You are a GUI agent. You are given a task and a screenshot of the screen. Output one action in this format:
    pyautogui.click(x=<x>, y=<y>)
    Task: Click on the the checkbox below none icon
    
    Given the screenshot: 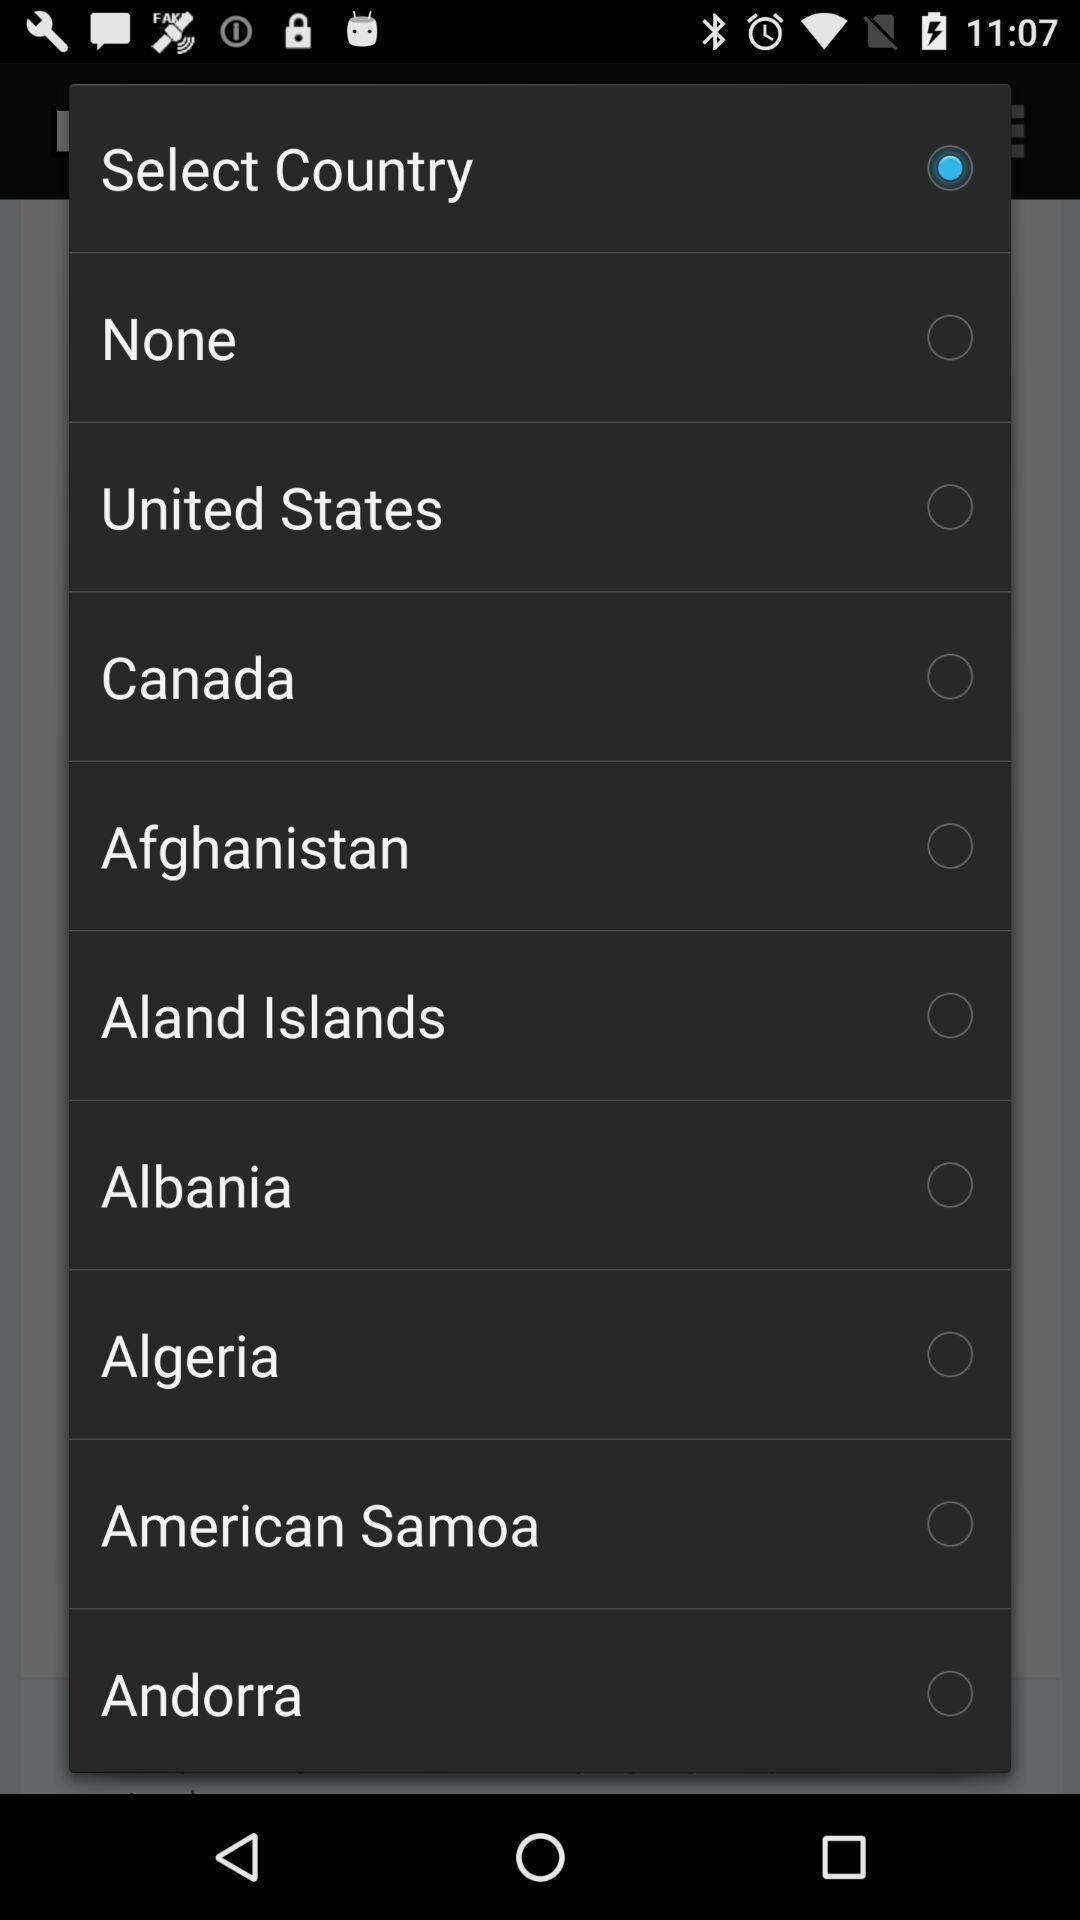 What is the action you would take?
    pyautogui.click(x=540, y=507)
    